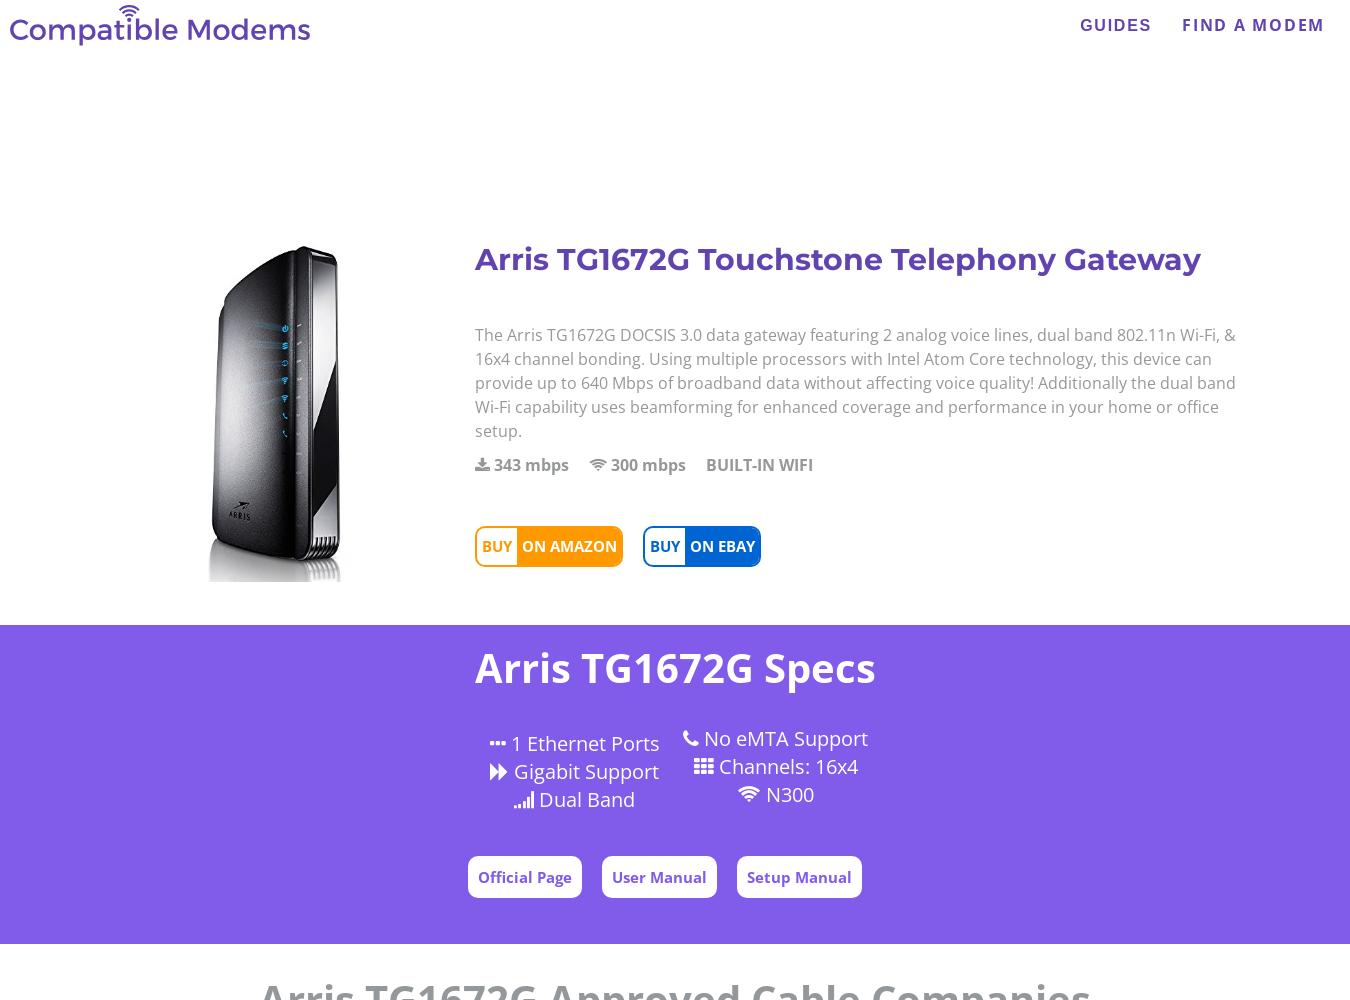  I want to click on 'Arris TG1672G Specs', so click(674, 667).